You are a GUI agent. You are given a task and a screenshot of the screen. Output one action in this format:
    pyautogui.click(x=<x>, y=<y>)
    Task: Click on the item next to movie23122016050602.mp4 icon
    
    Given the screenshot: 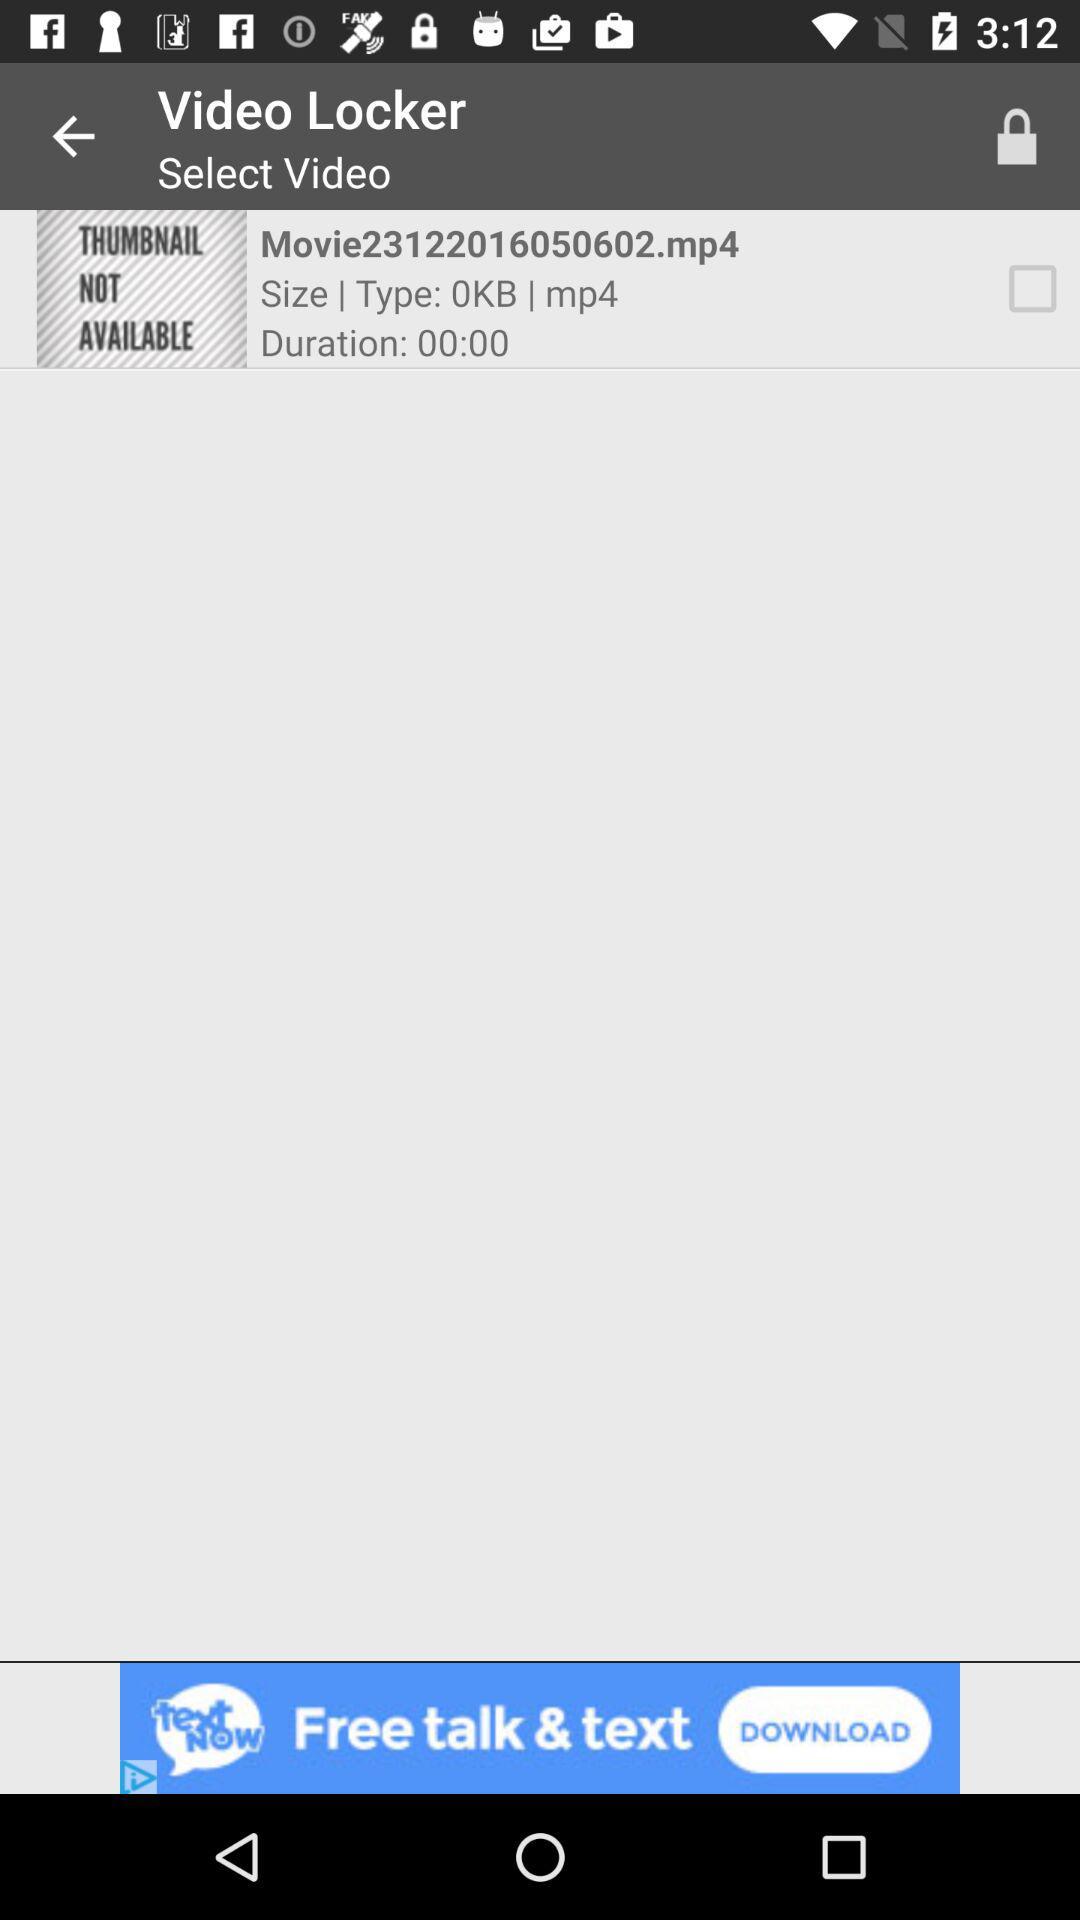 What is the action you would take?
    pyautogui.click(x=140, y=287)
    